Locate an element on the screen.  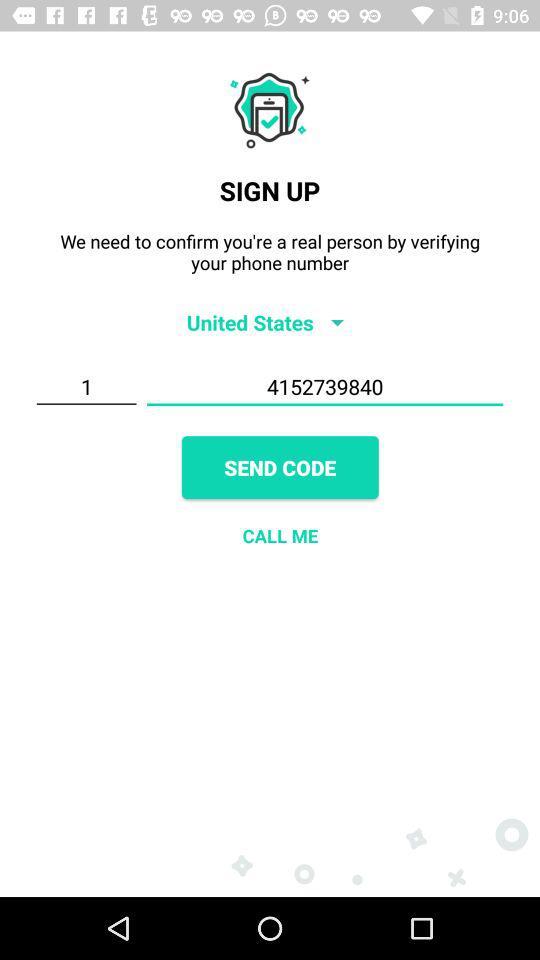
call me is located at coordinates (279, 534).